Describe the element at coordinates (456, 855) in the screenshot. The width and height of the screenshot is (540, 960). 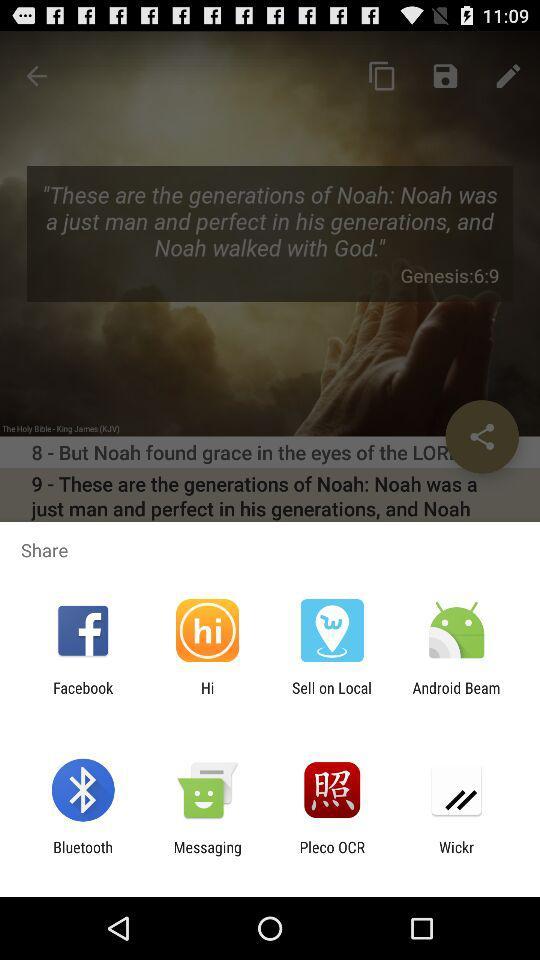
I see `the wickr icon` at that location.